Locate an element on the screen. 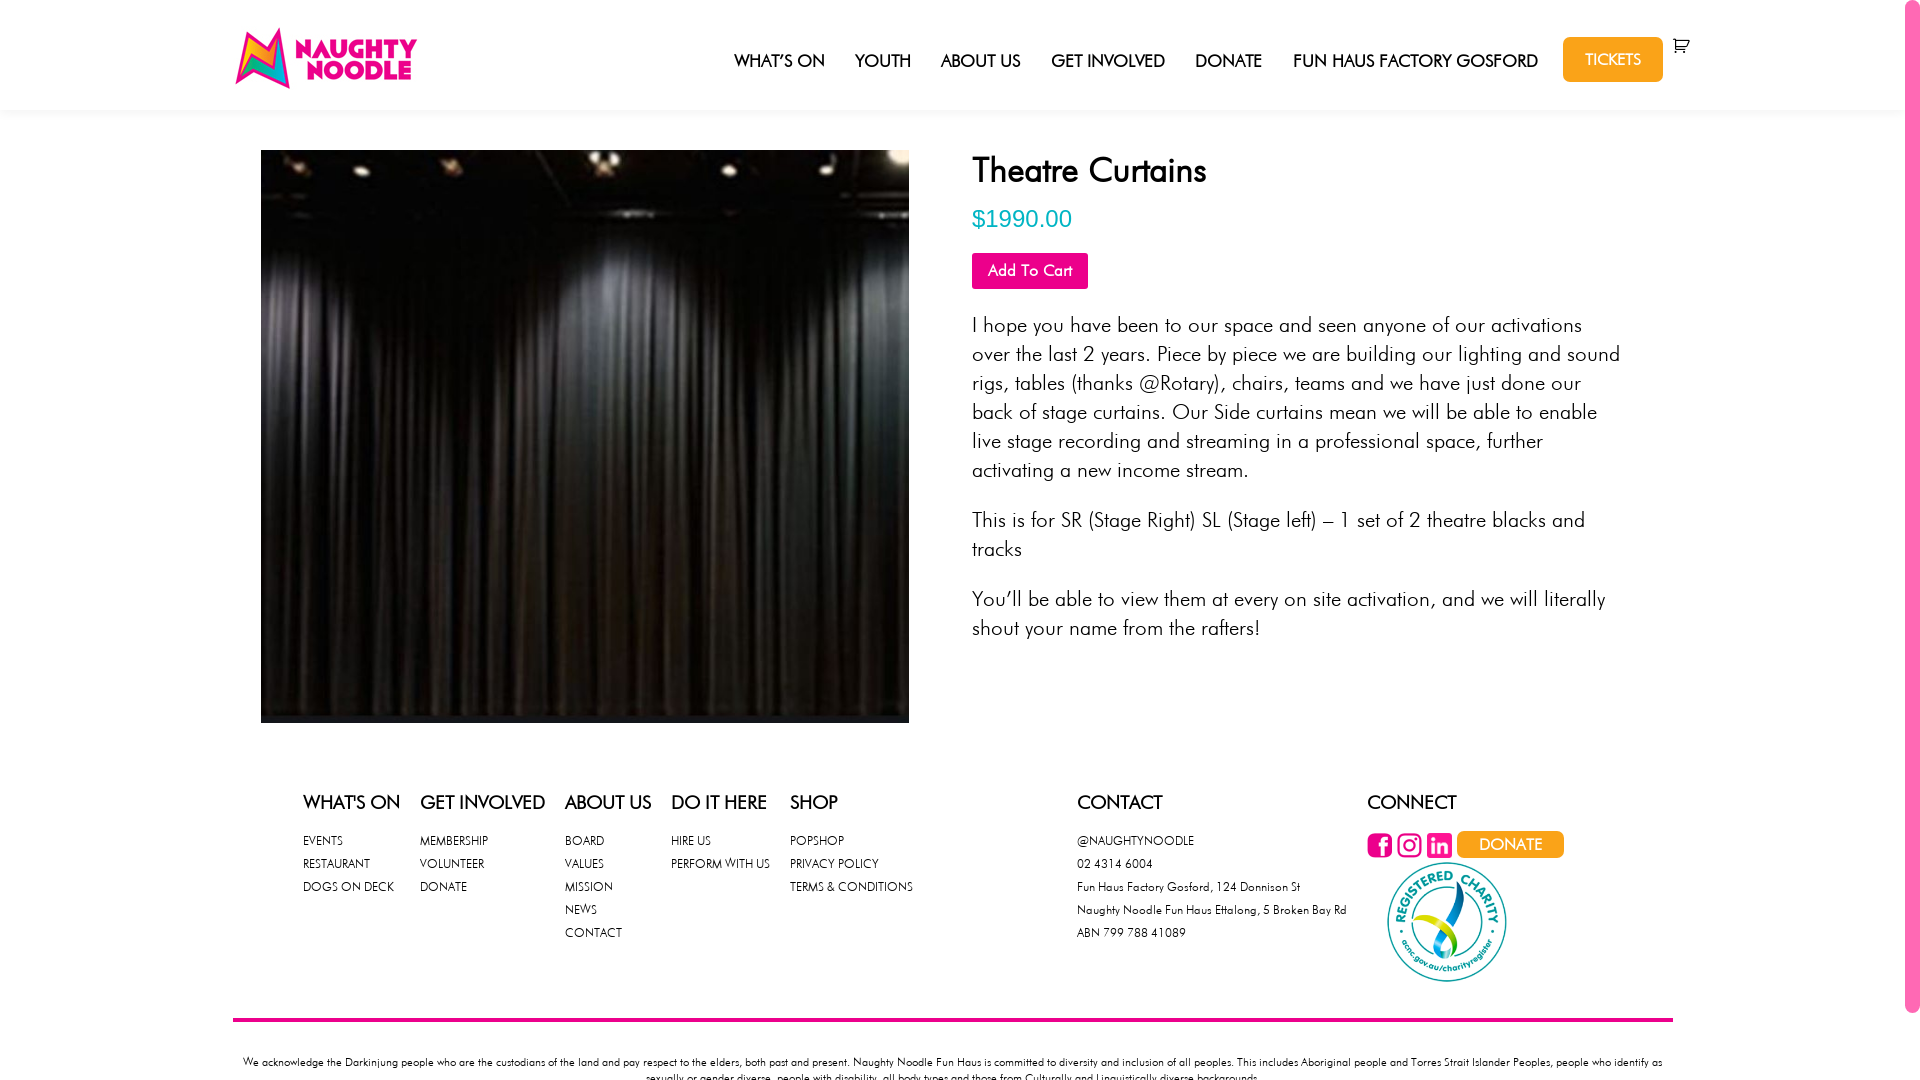 The image size is (1920, 1080). 'Add To Cart' is located at coordinates (1030, 270).